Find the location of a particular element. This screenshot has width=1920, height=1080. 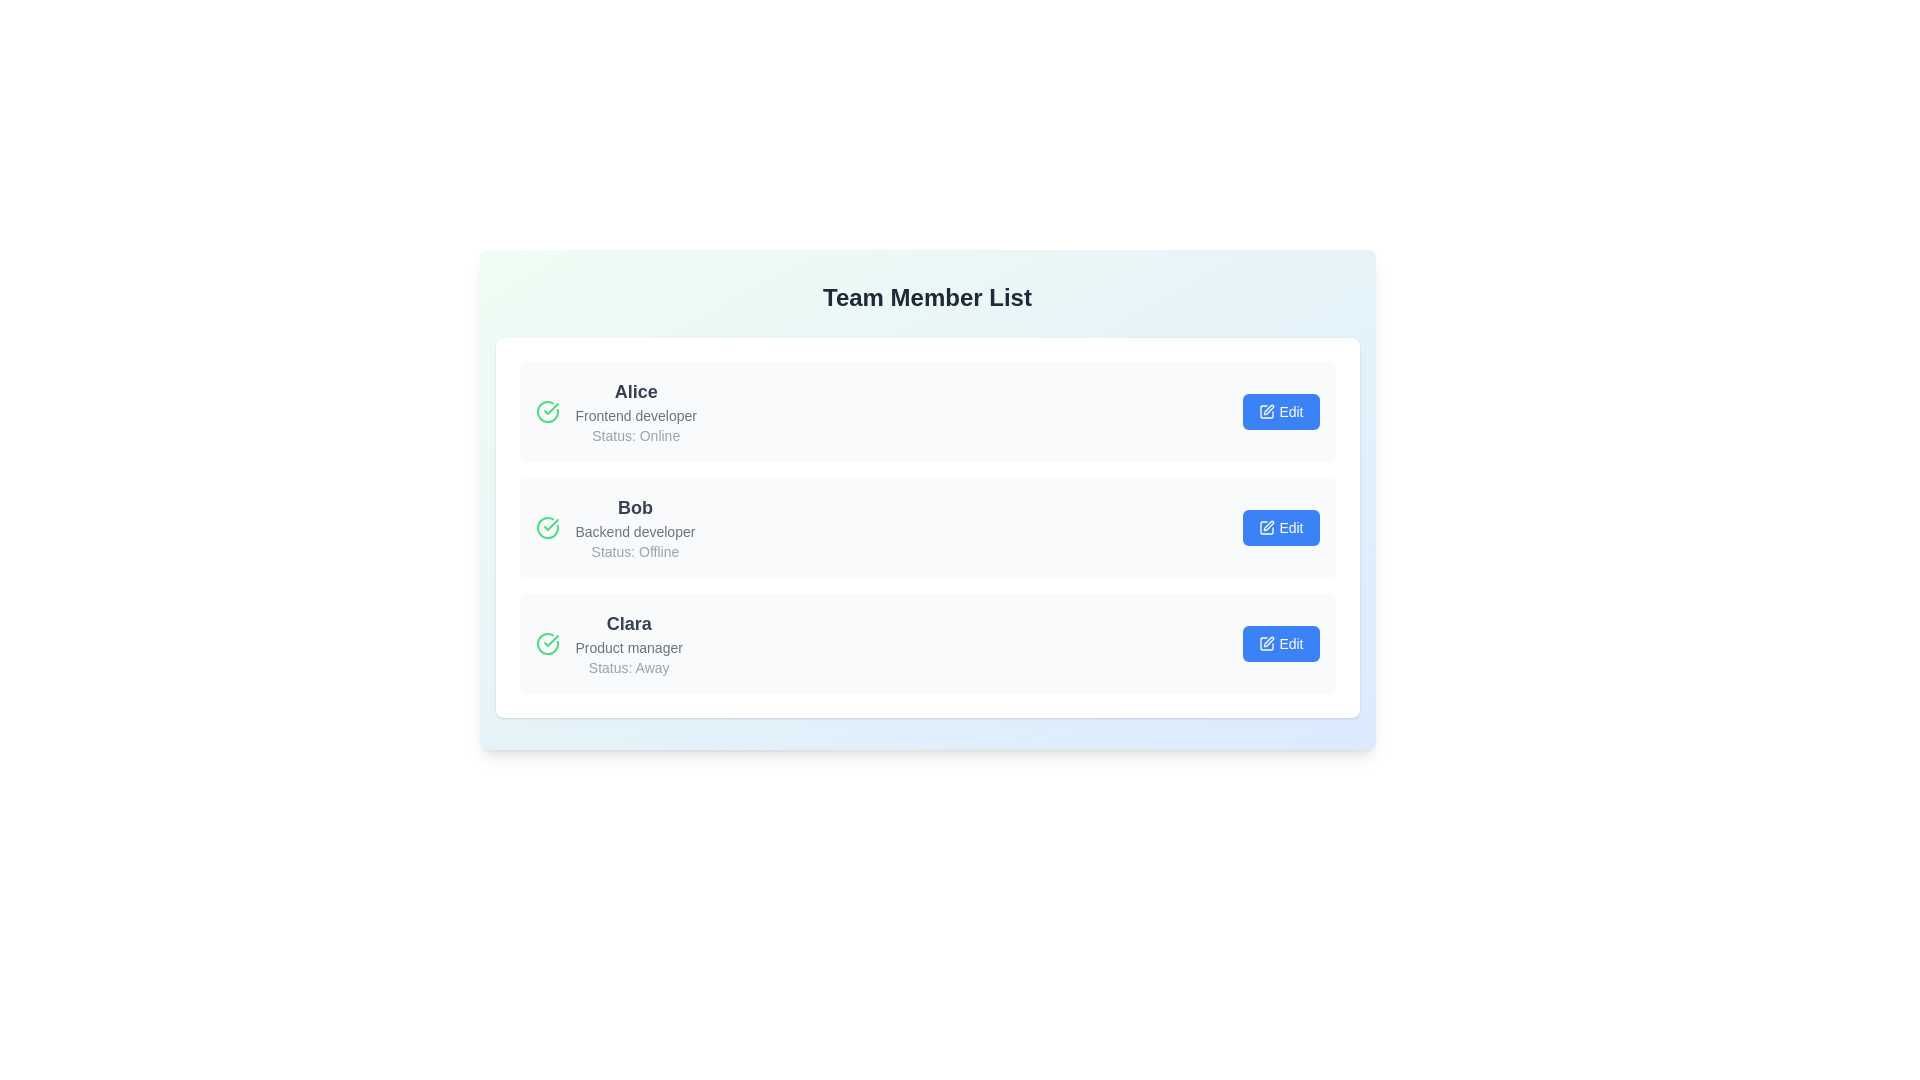

the user item corresponding to Alice is located at coordinates (926, 411).